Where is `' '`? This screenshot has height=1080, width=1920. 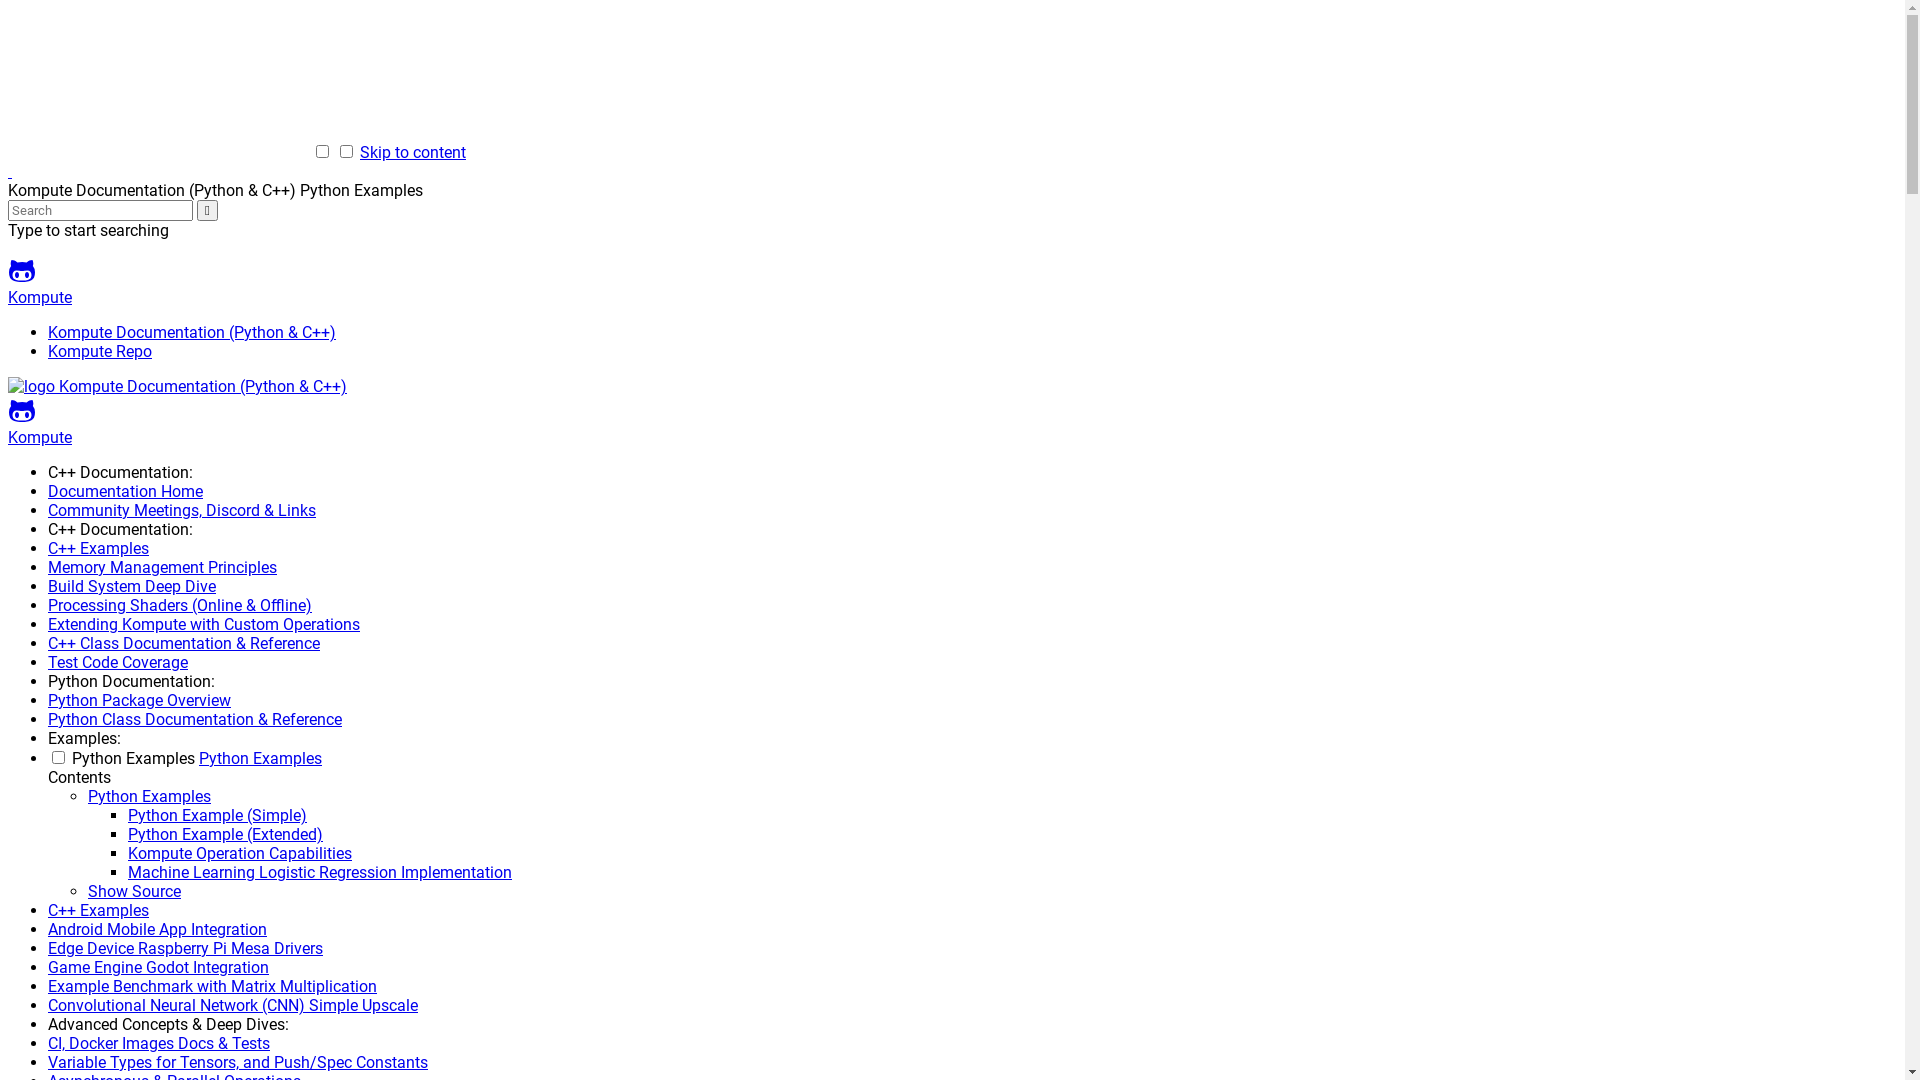 ' ' is located at coordinates (9, 170).